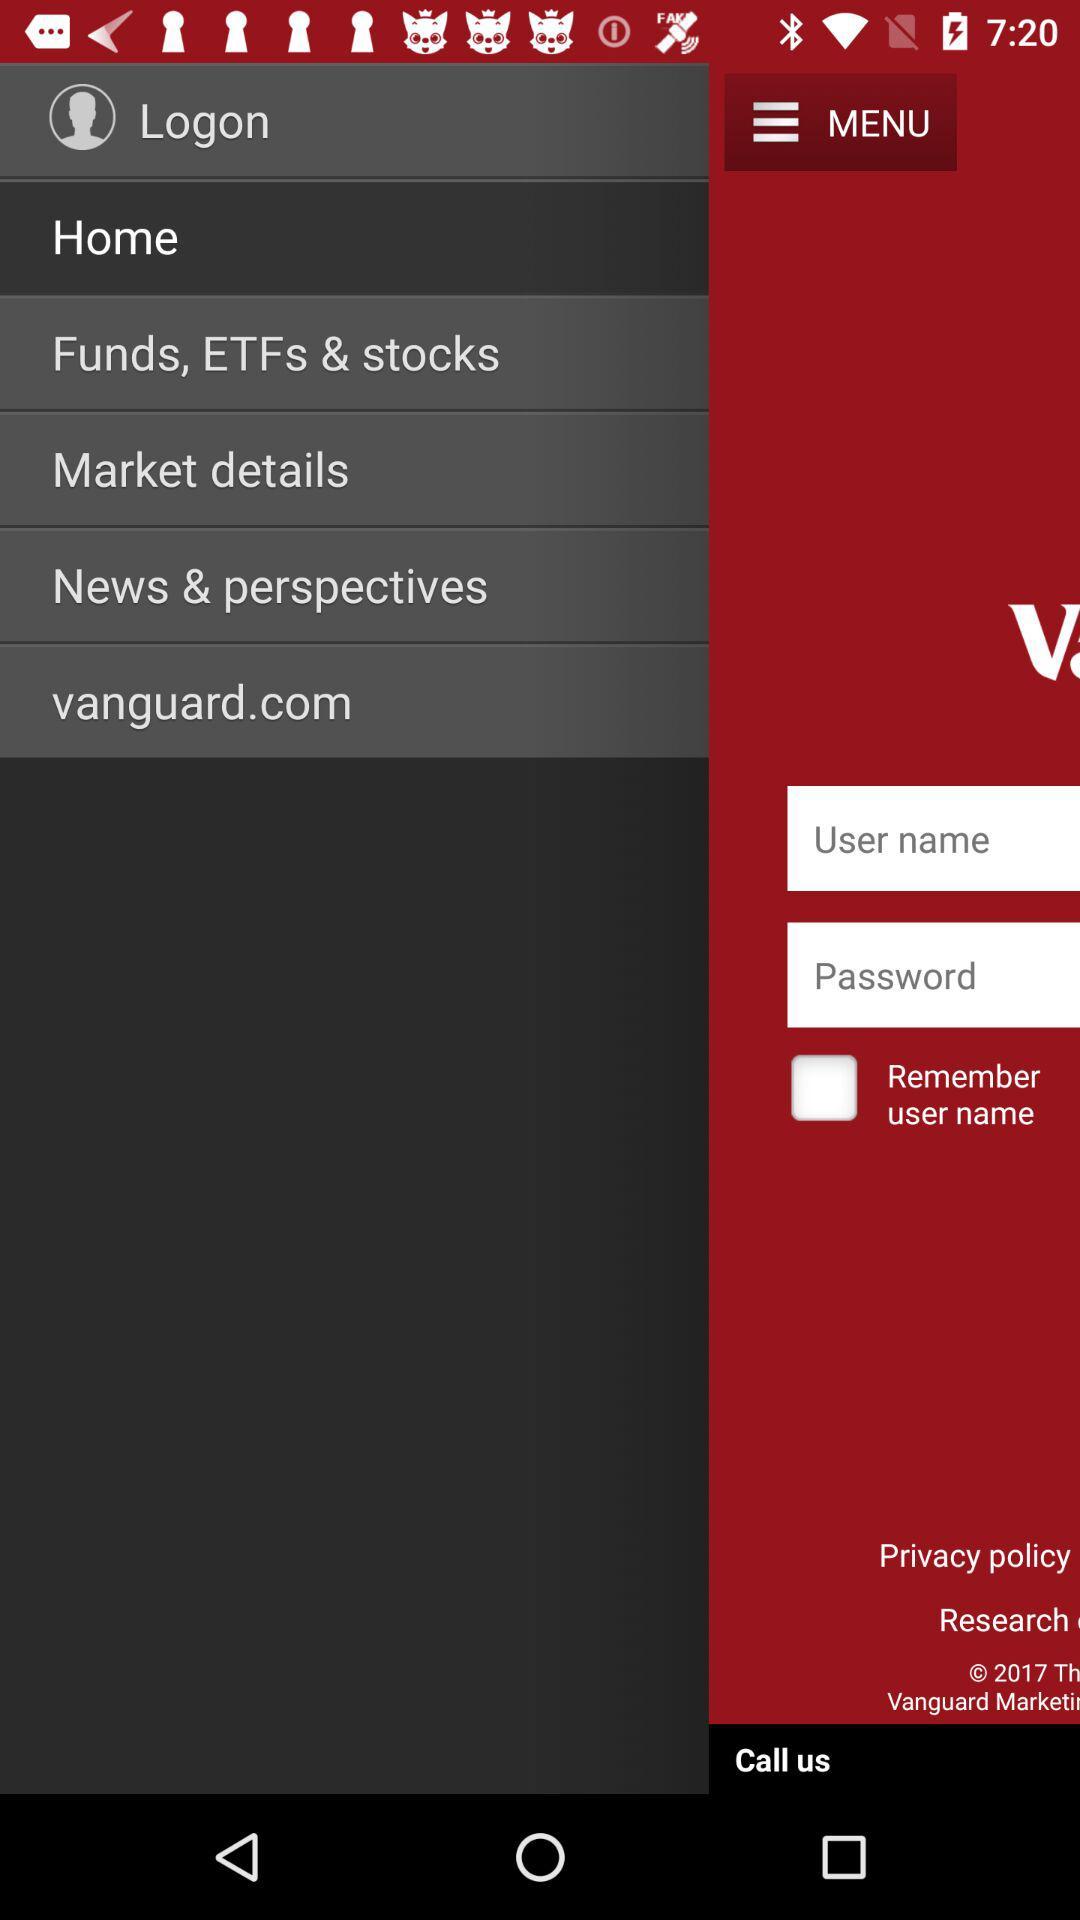  Describe the element at coordinates (200, 467) in the screenshot. I see `market details item` at that location.